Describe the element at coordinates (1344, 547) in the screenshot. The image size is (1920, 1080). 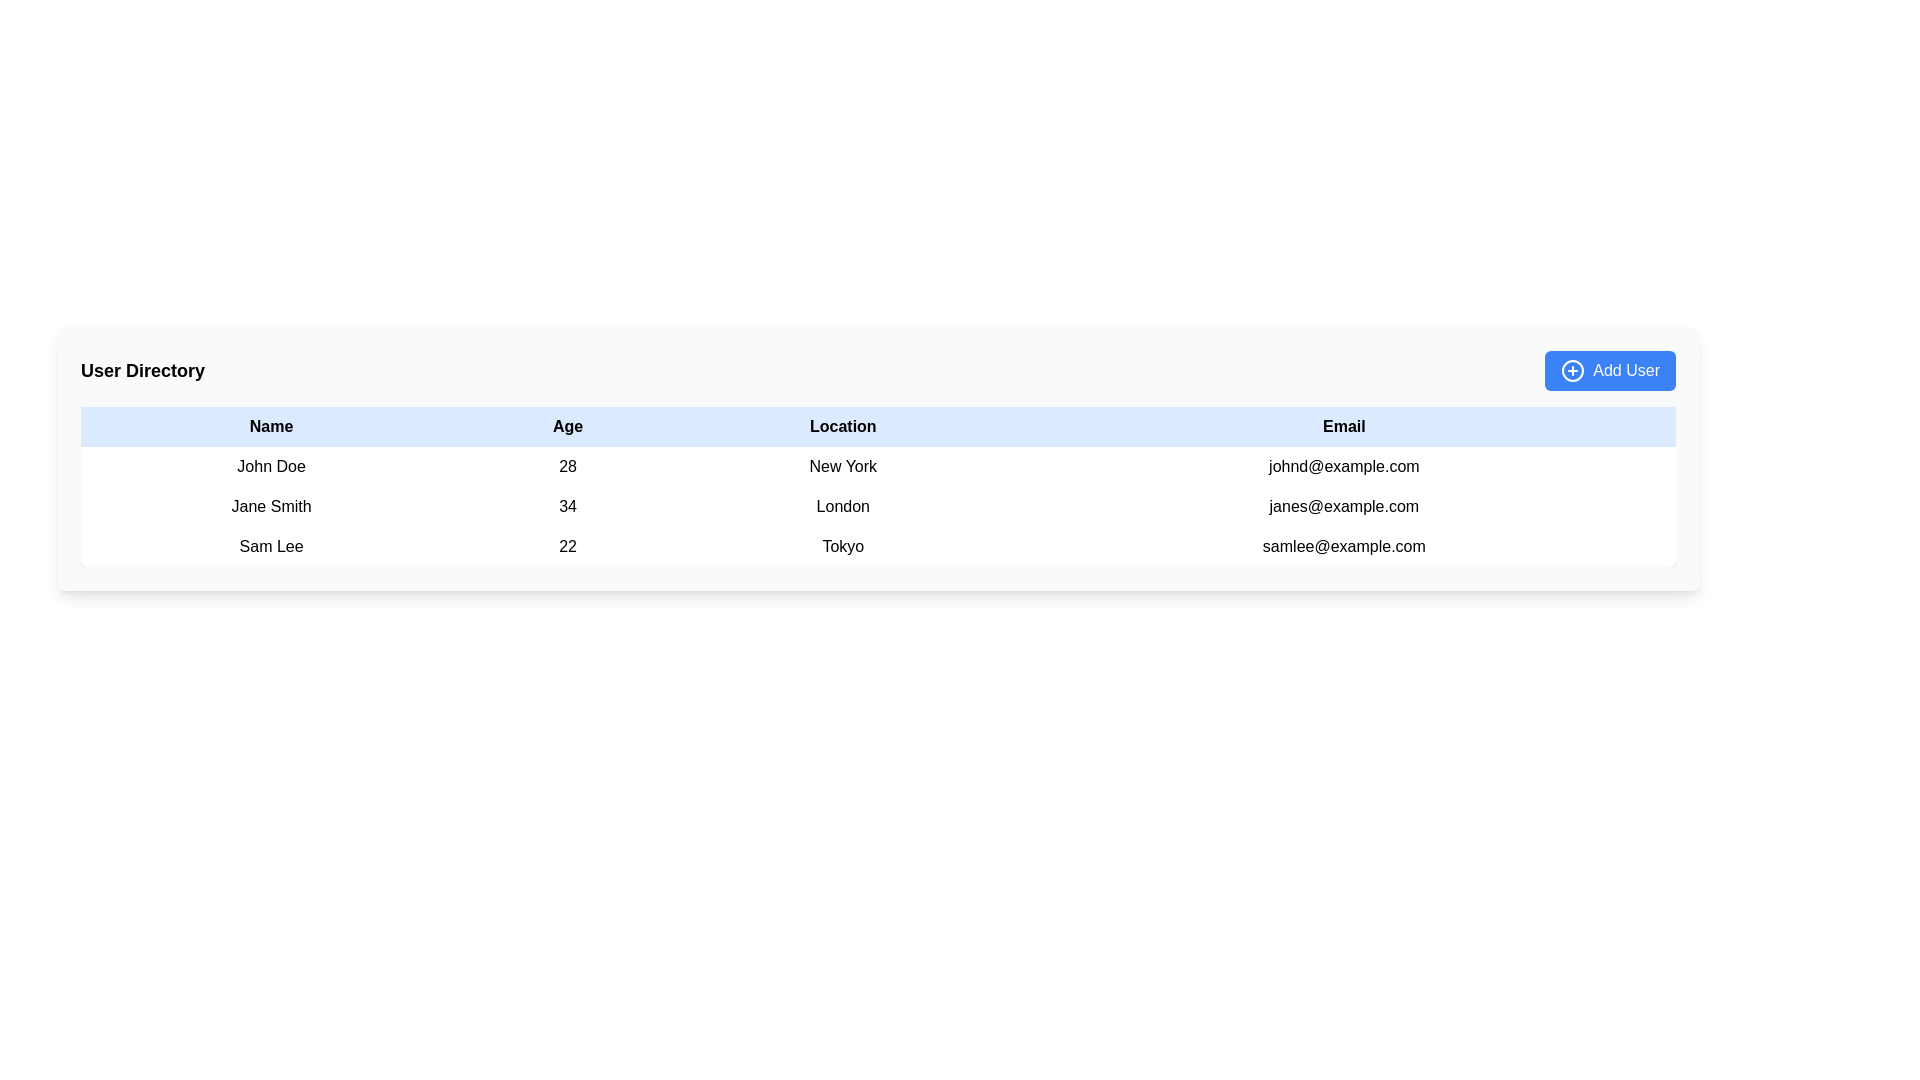
I see `the non-interactive informational display for the email address associated with the user entry 'Sam Lee', located in the fourth column of the third row under the 'Email' header` at that location.